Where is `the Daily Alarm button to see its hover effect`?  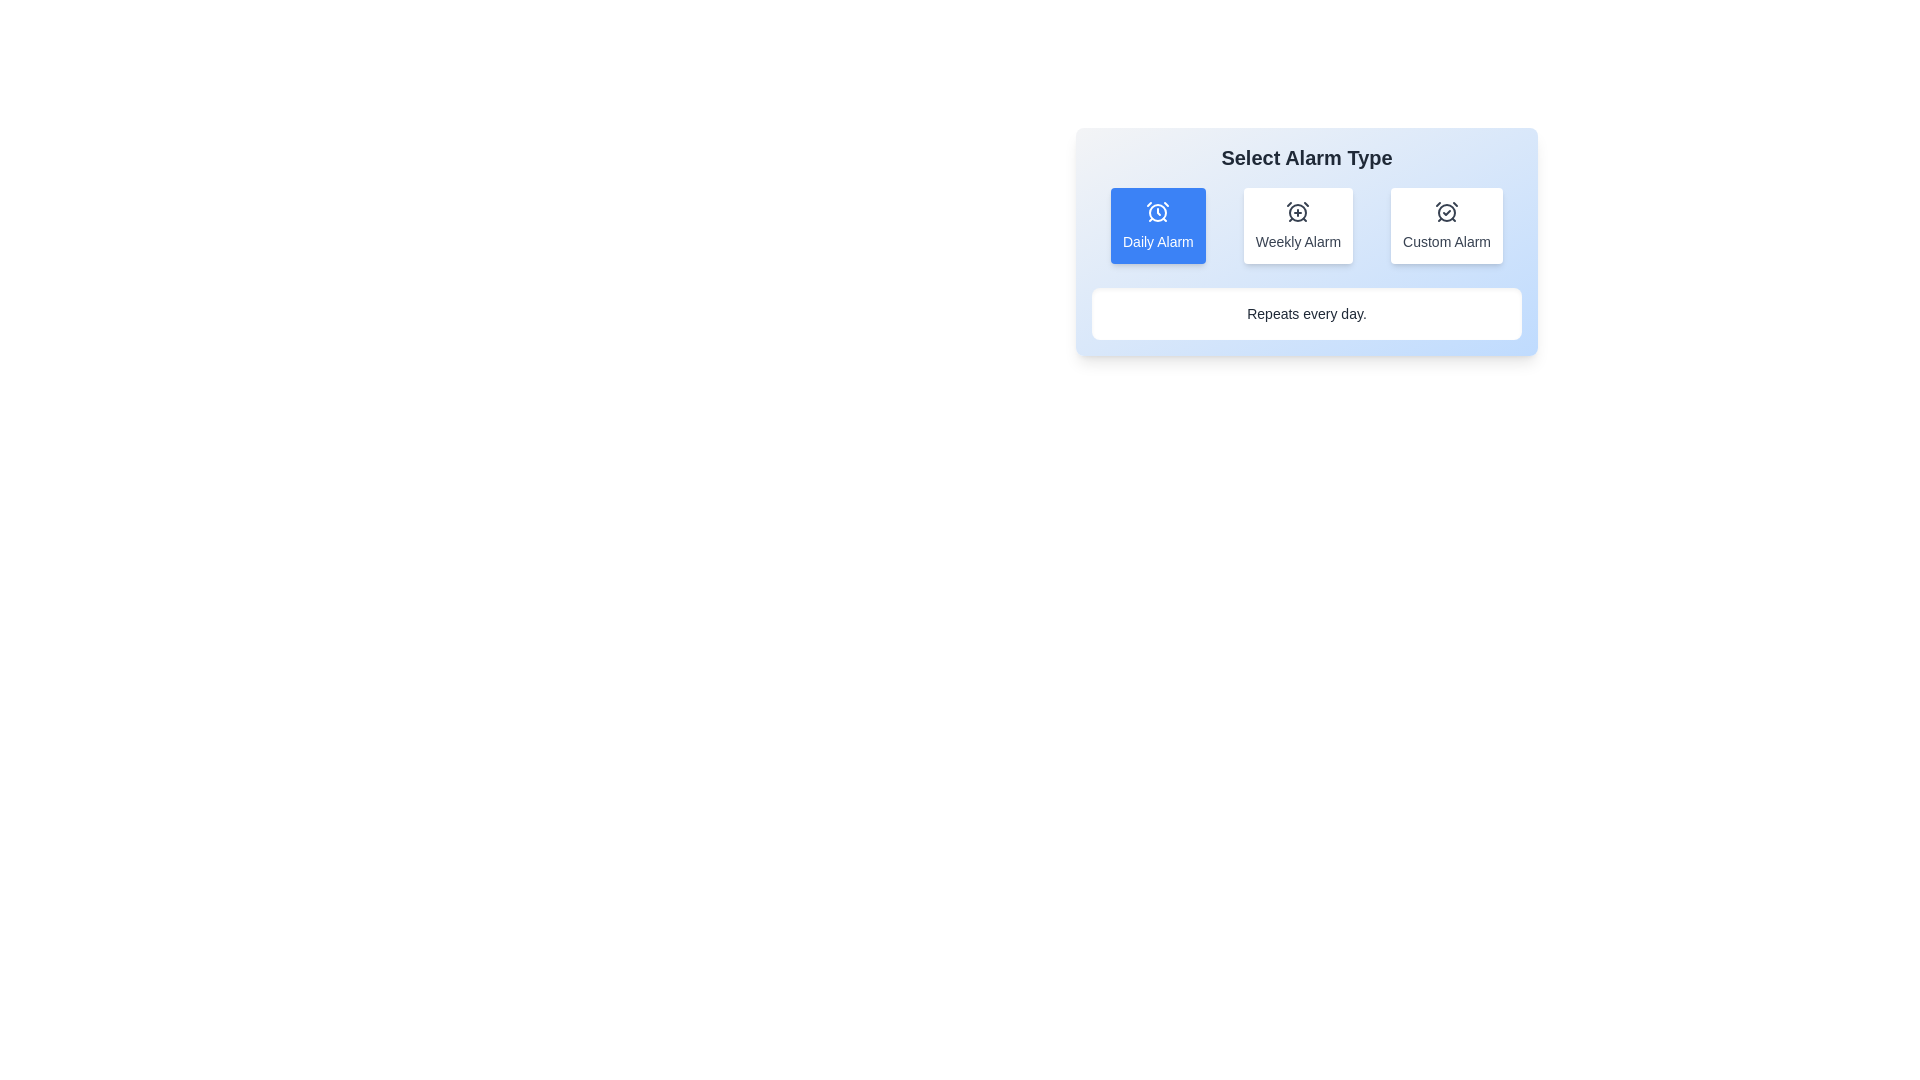 the Daily Alarm button to see its hover effect is located at coordinates (1158, 225).